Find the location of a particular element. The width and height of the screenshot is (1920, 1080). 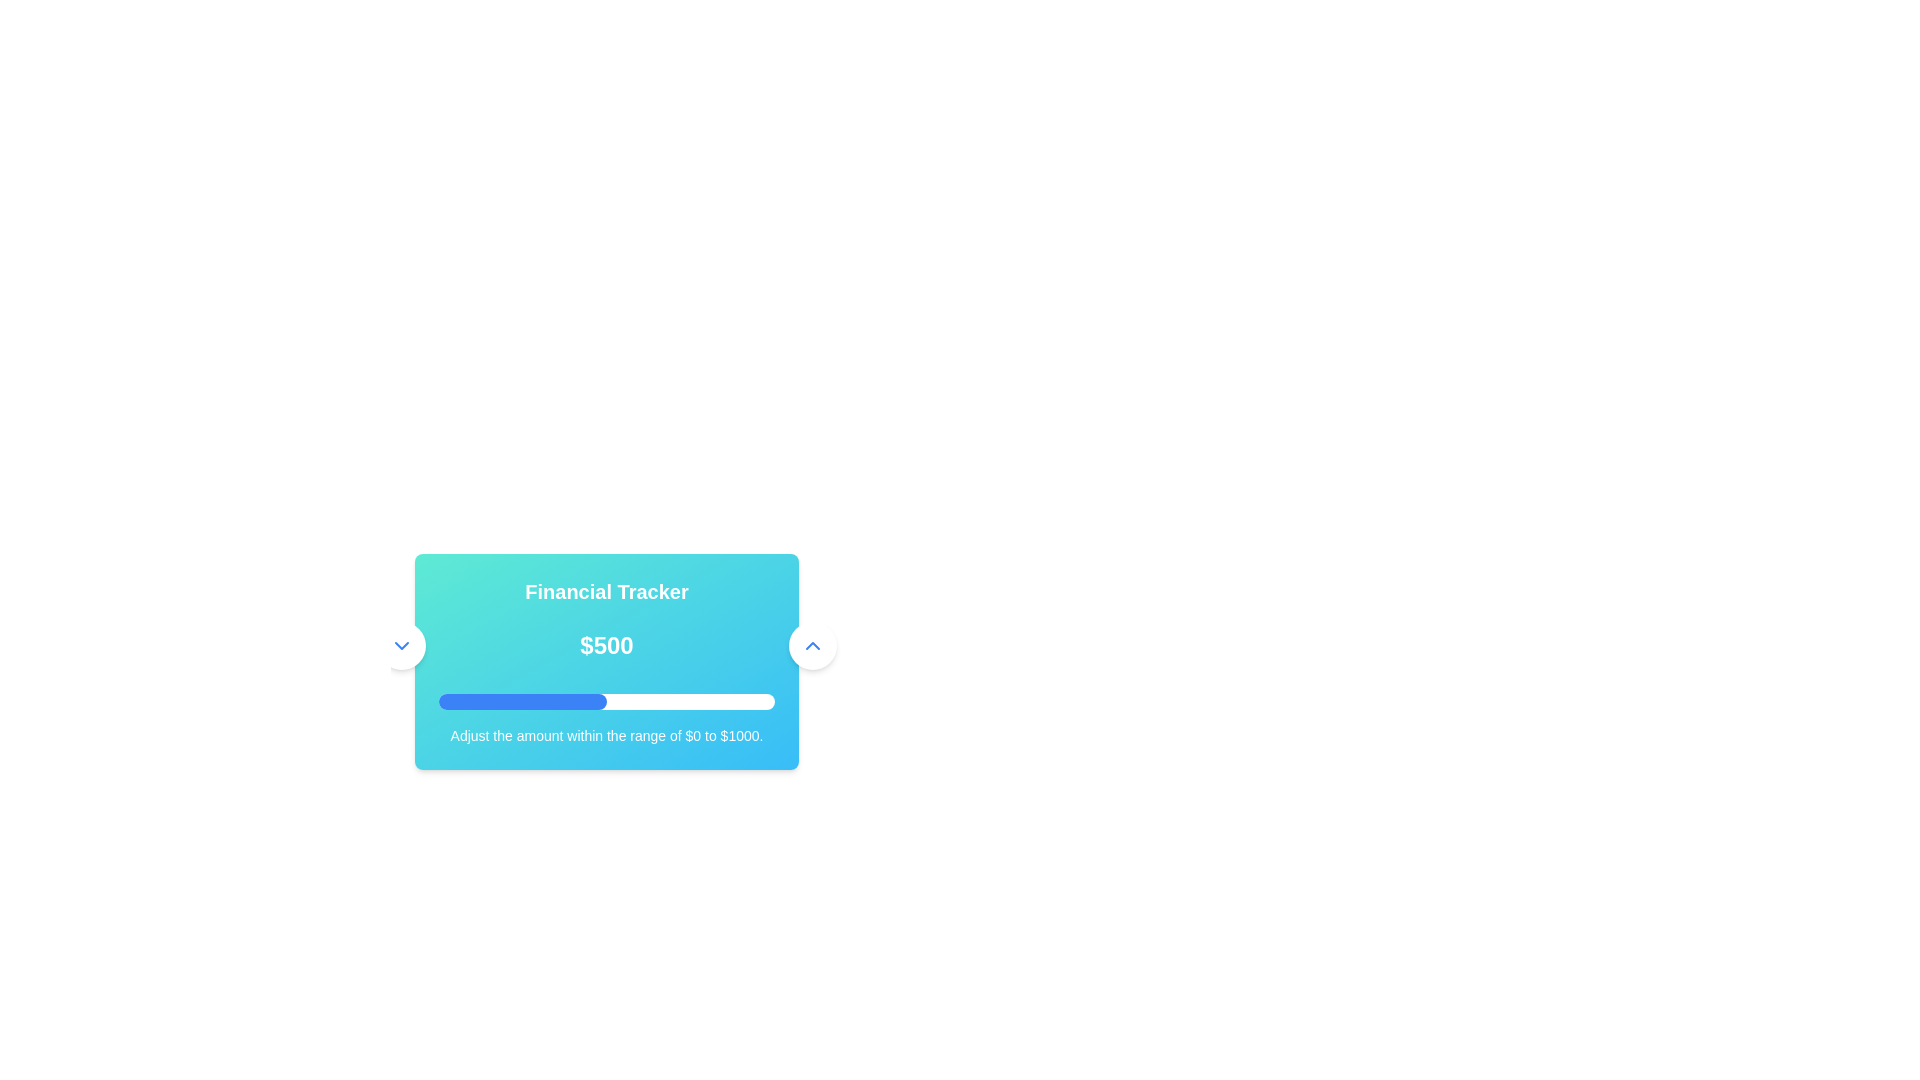

the button with an icon located beneath the 'Financial Tracker' title is located at coordinates (400, 645).